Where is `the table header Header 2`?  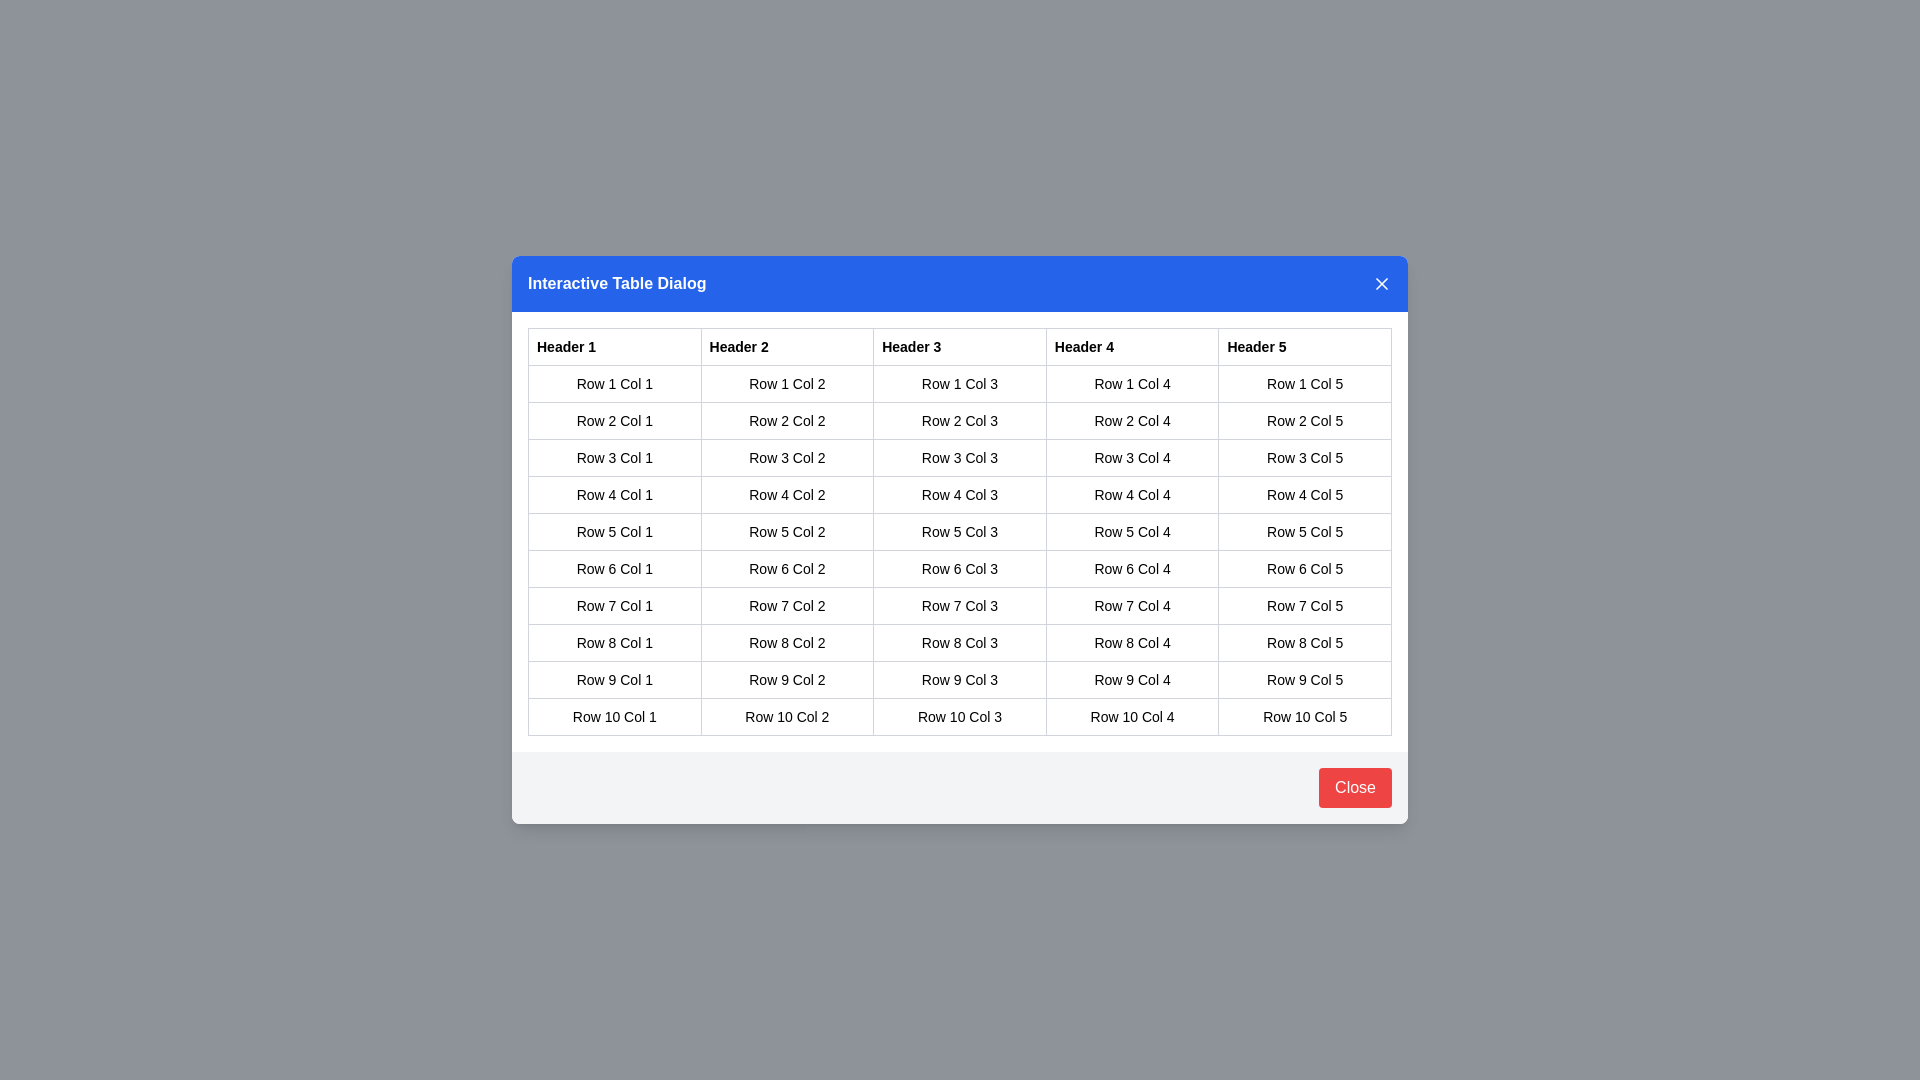 the table header Header 2 is located at coordinates (786, 346).